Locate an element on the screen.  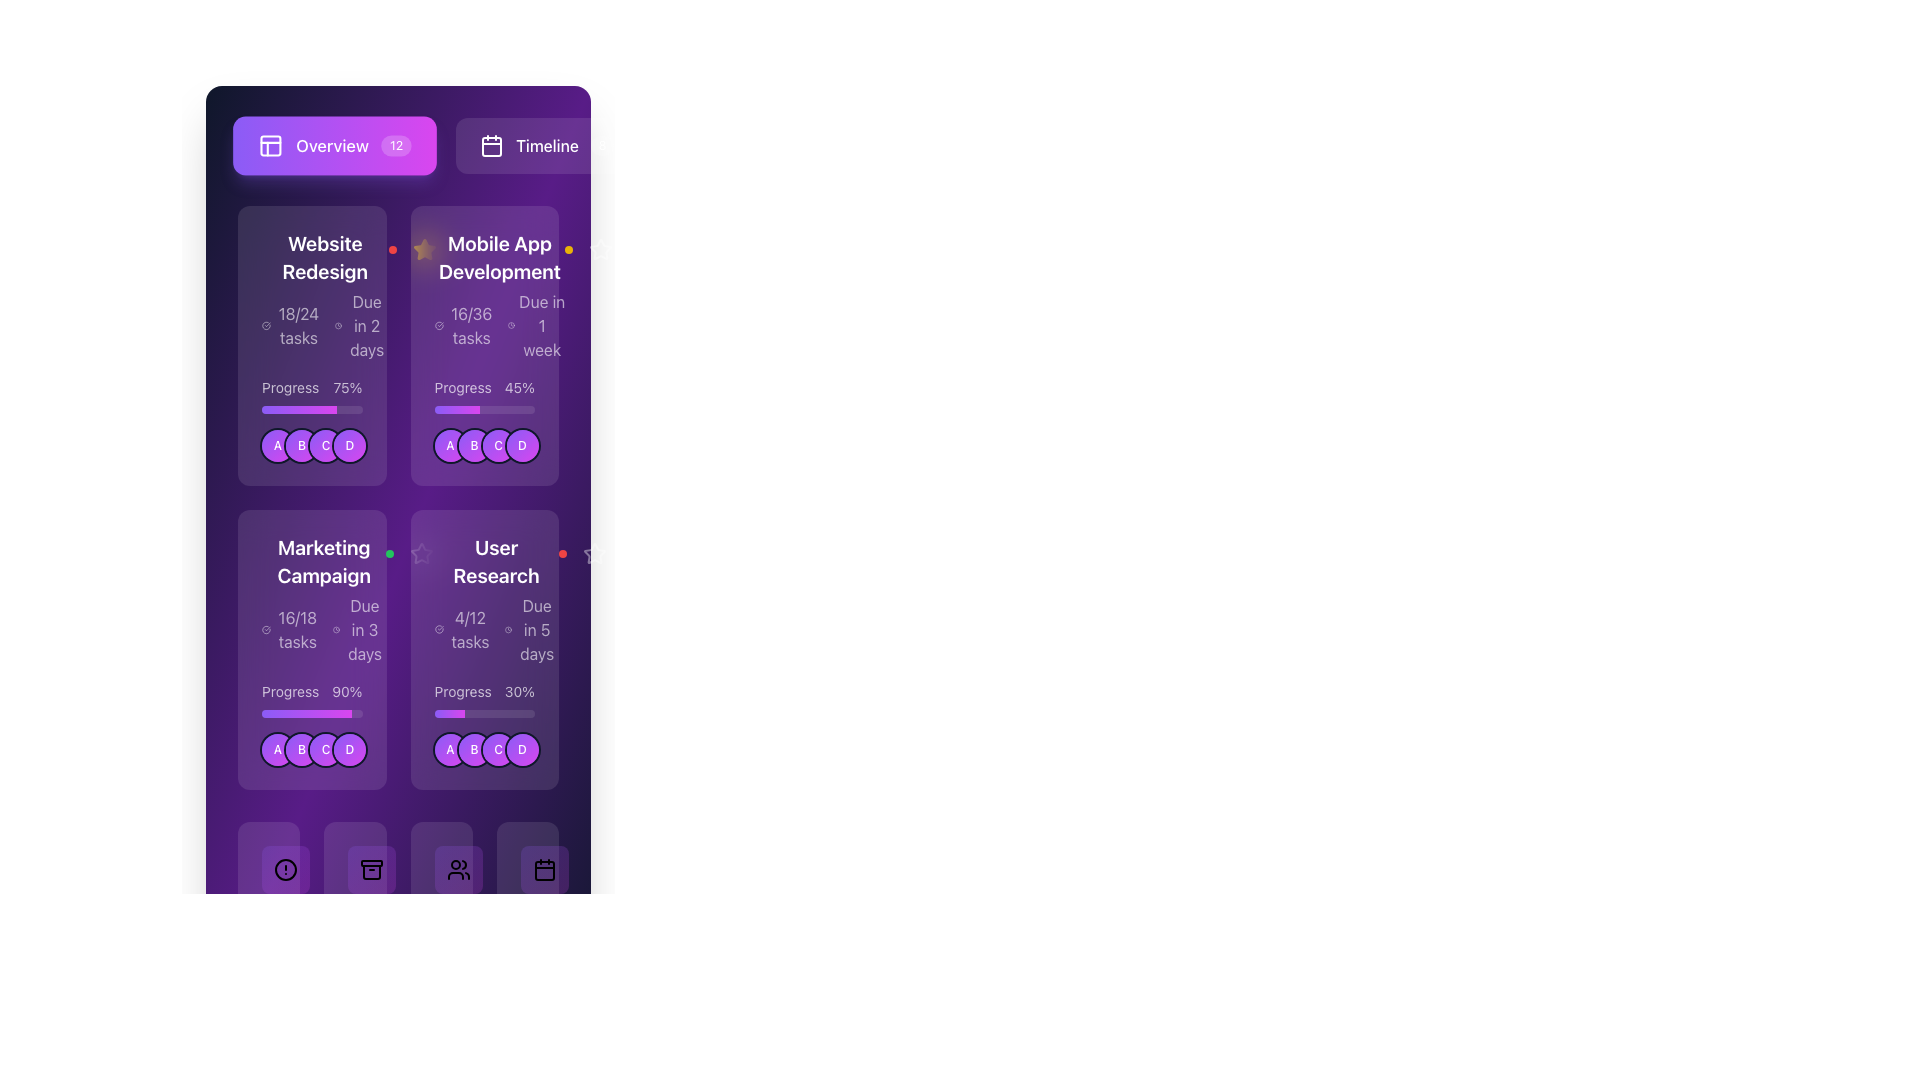
the clock icon with a circular outline and central hands, located to the left of the 'Due in 2 days' text within the 'Website Redesign' card is located at coordinates (338, 325).